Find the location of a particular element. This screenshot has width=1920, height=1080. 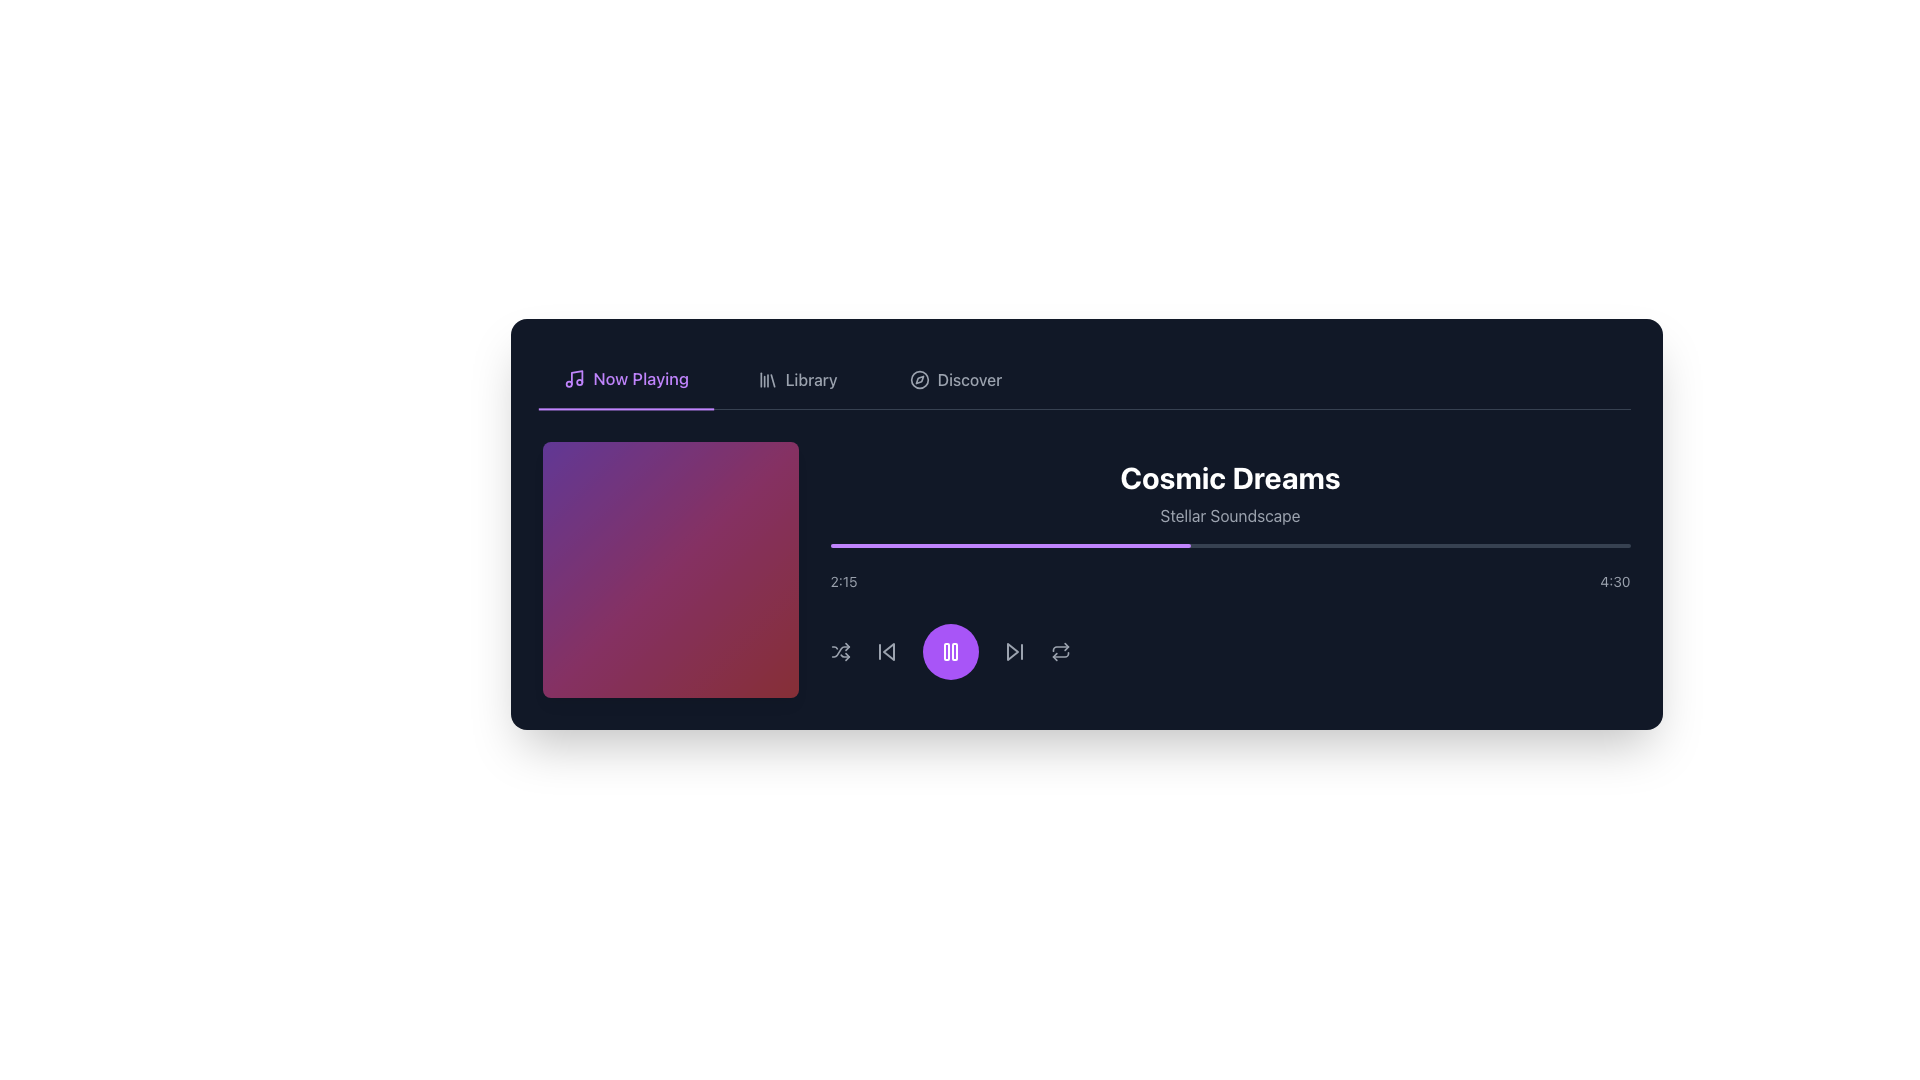

the 'backward' button with an SVG icon located in the horizontal row of media control buttons at the bottom center of the interface, specifically the second button from the left is located at coordinates (885, 651).